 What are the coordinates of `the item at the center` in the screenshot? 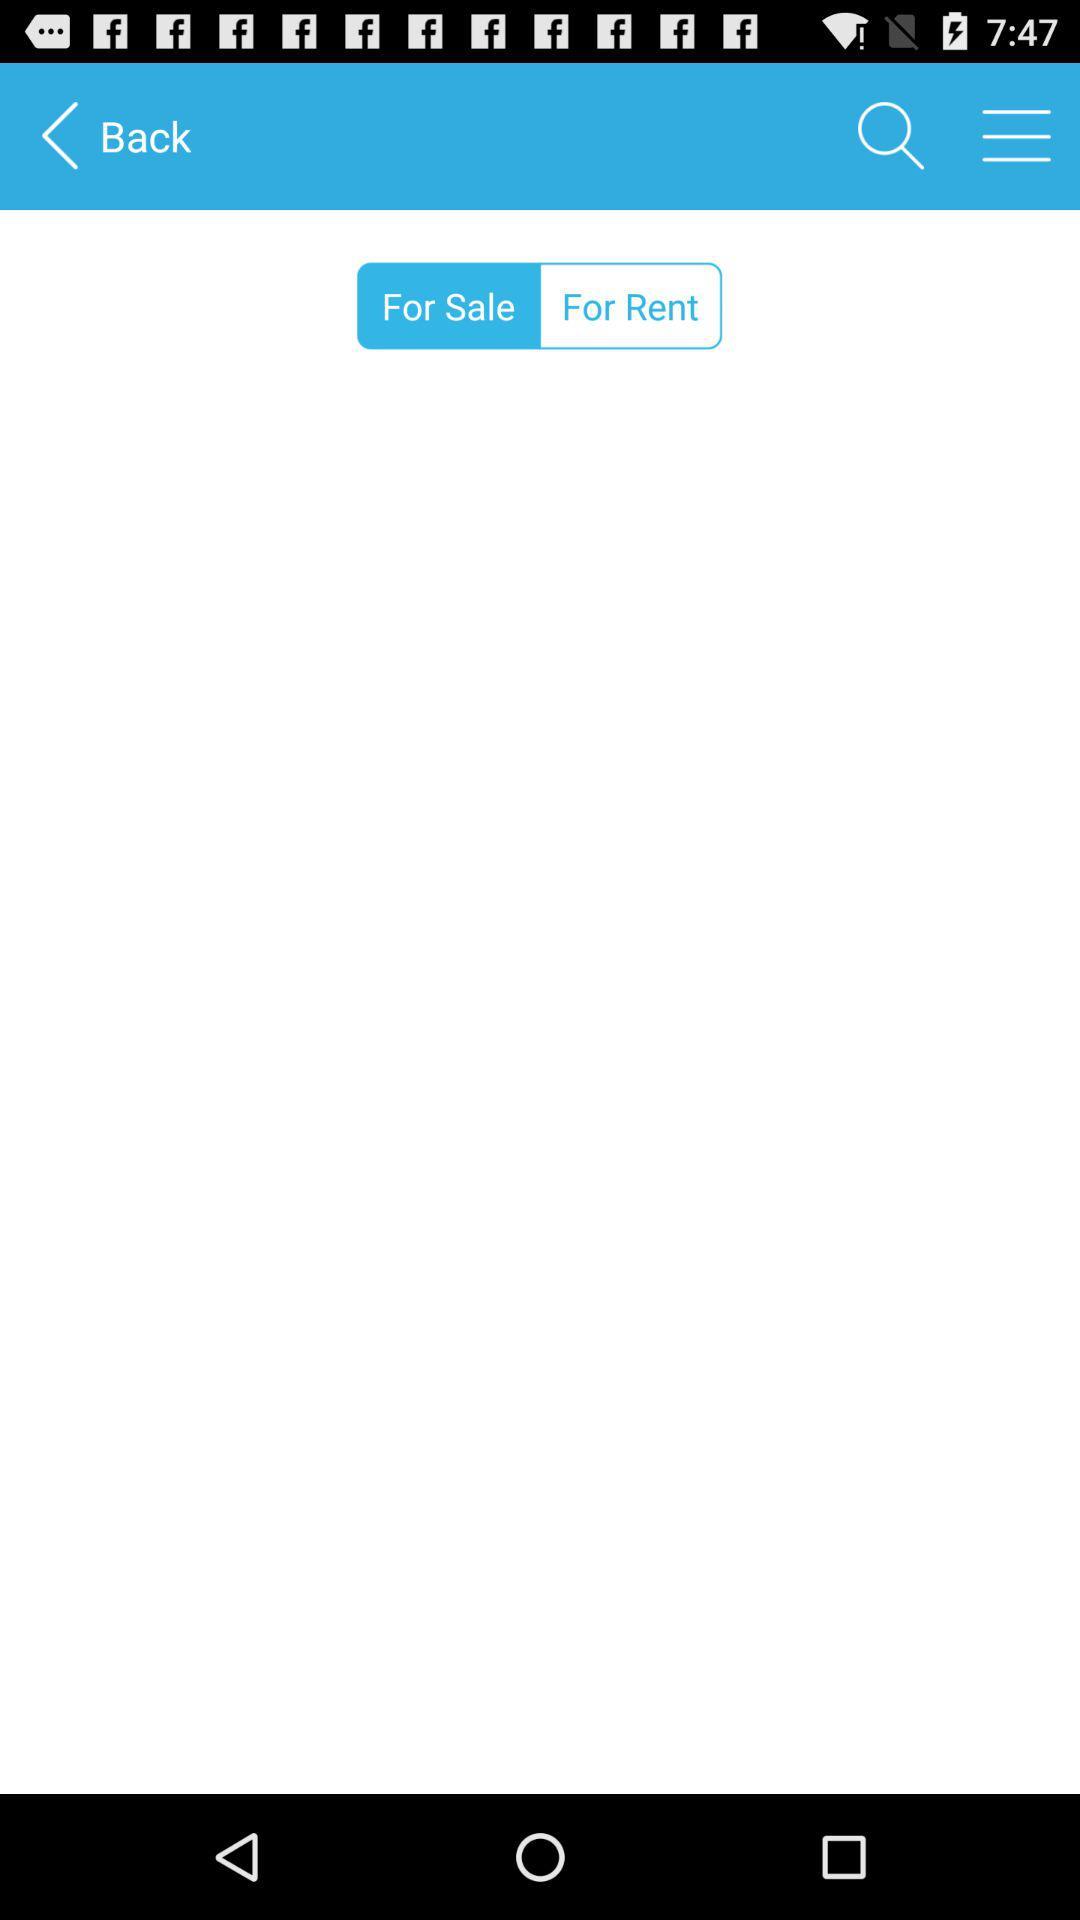 It's located at (540, 1097).